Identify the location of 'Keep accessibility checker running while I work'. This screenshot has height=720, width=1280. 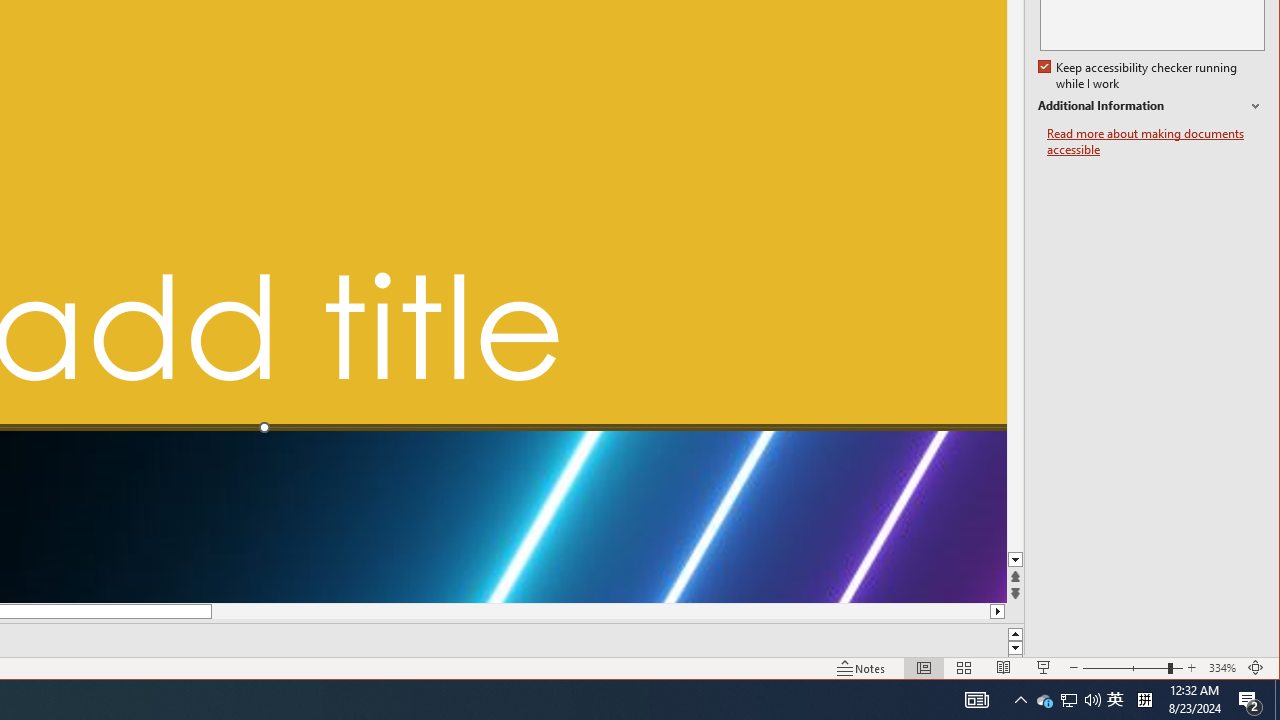
(1139, 75).